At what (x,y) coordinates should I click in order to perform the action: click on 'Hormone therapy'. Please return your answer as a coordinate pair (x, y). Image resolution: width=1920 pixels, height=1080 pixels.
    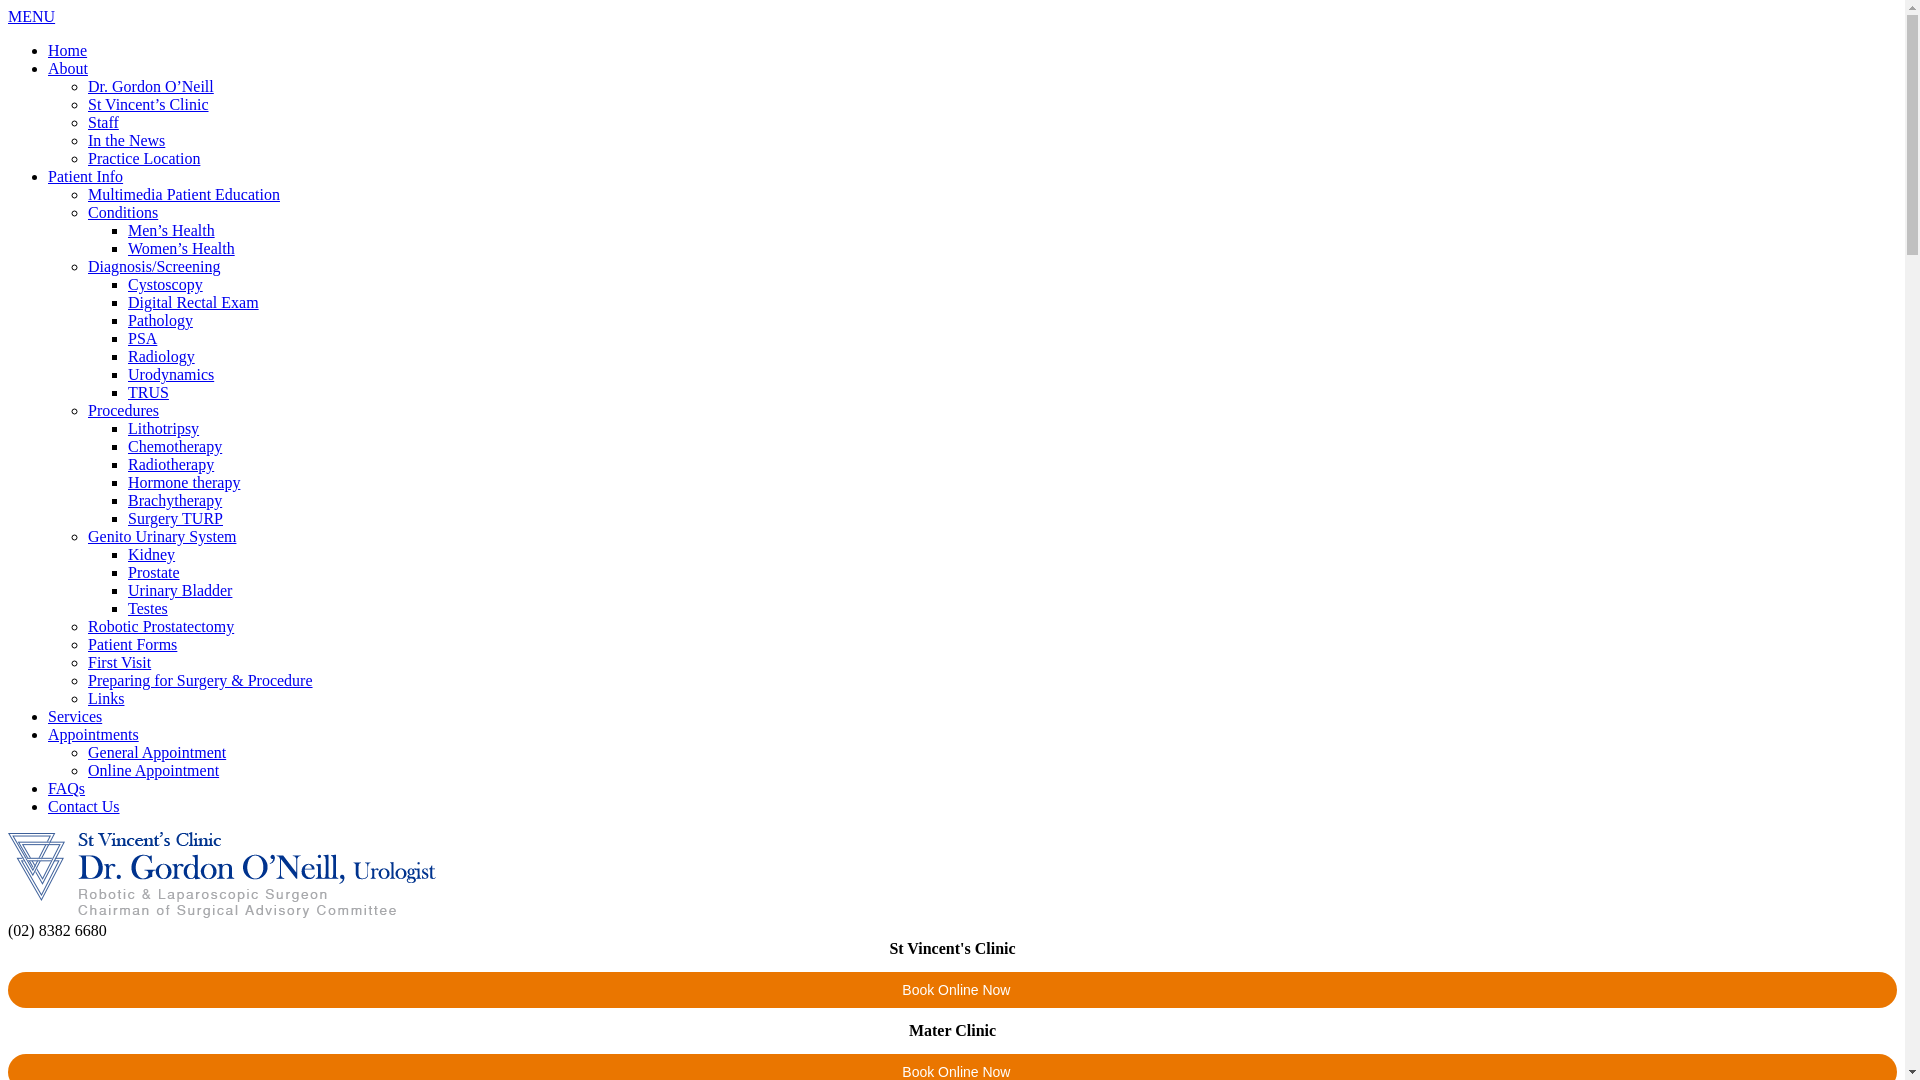
    Looking at the image, I should click on (127, 482).